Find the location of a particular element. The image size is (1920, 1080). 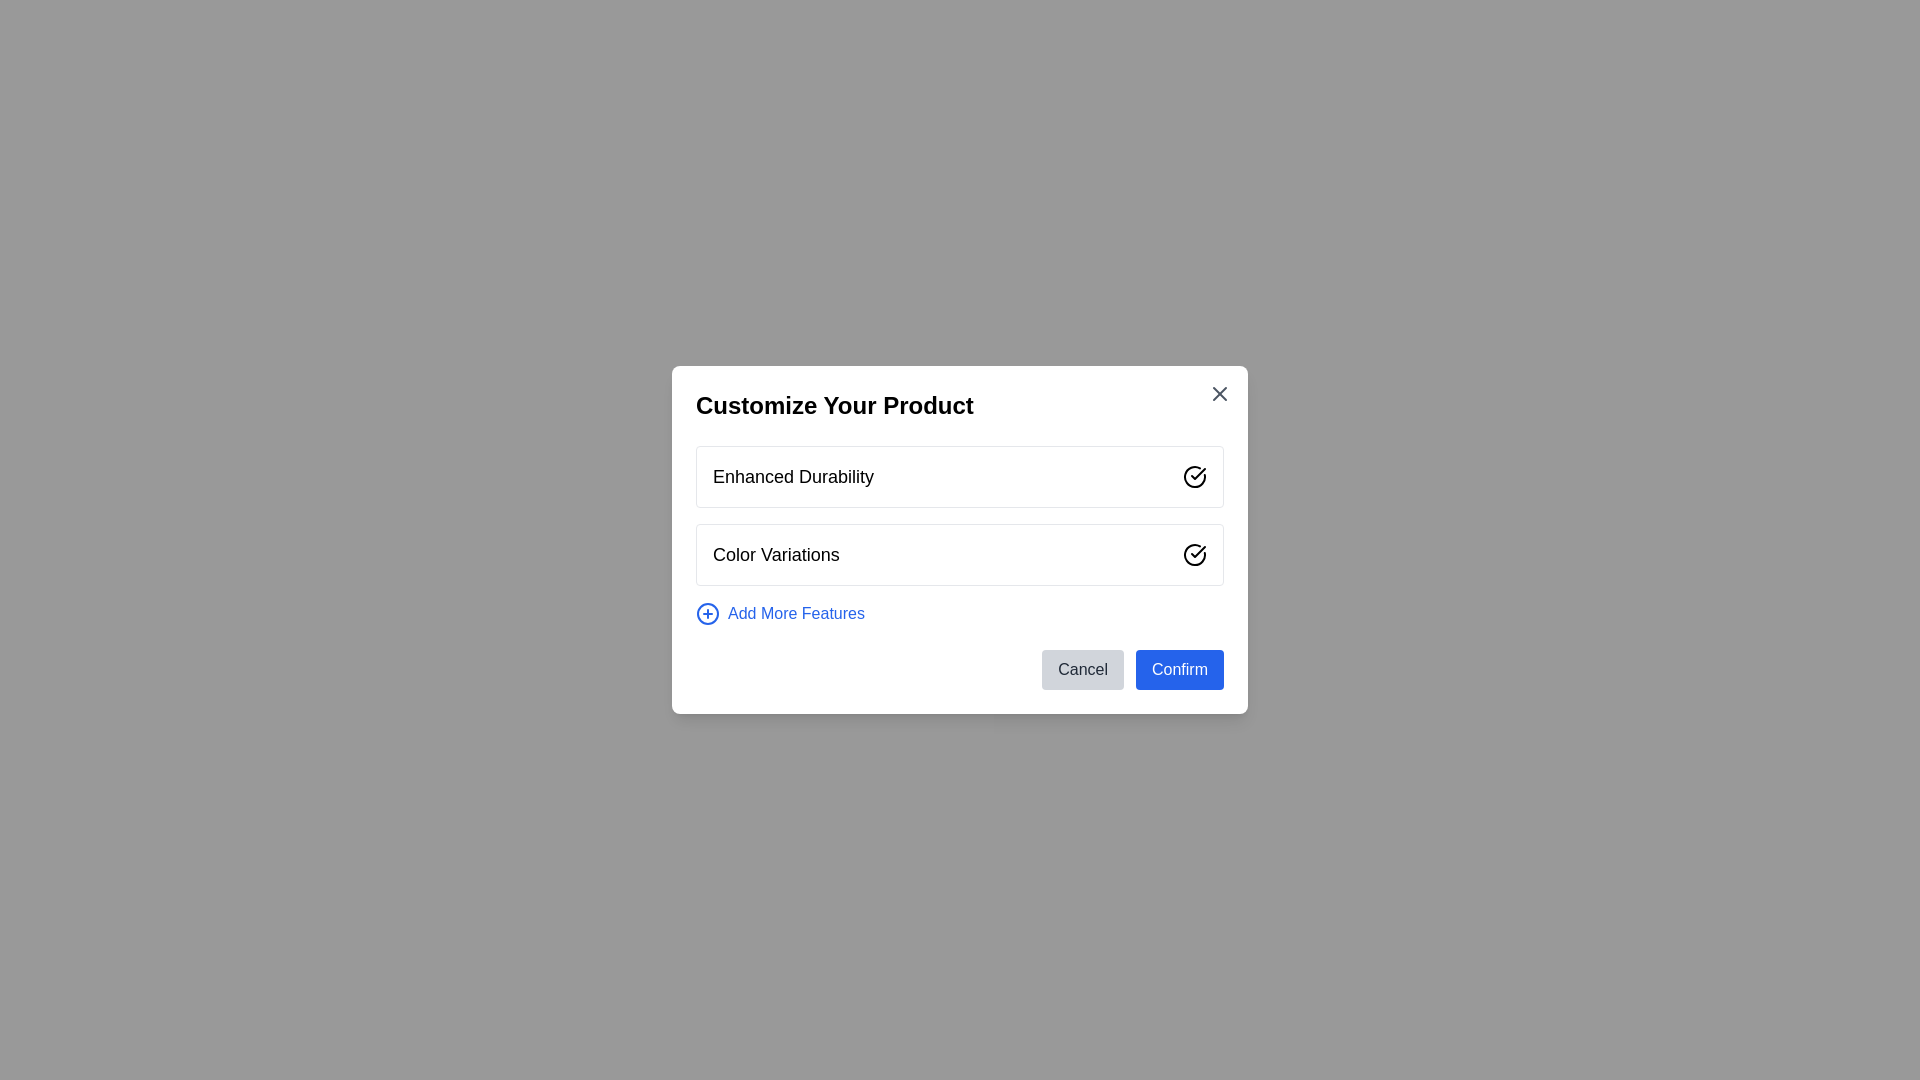

the 'Cancel' button, which is a light gray rectangular button with rounded corners and the label 'Cancel' in black text, located is located at coordinates (1082, 670).